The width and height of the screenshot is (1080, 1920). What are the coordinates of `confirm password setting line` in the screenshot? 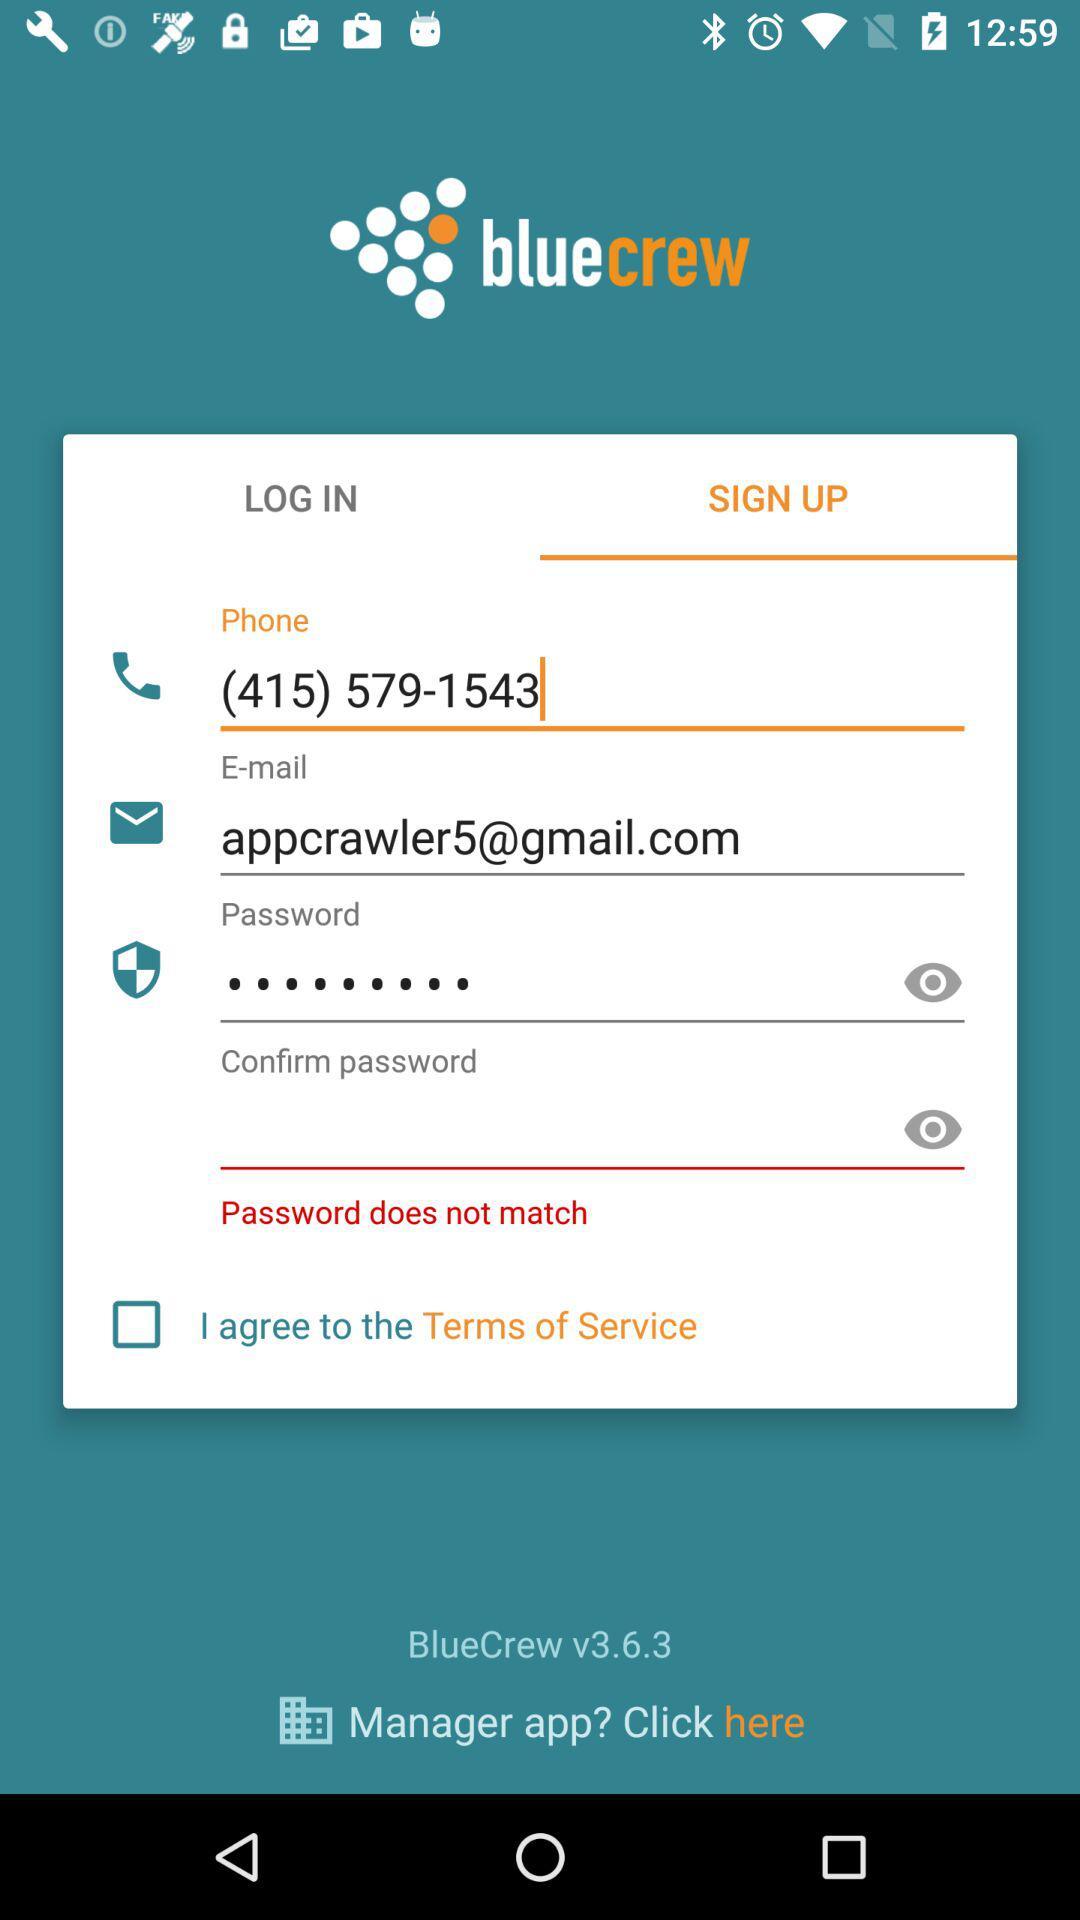 It's located at (591, 1131).